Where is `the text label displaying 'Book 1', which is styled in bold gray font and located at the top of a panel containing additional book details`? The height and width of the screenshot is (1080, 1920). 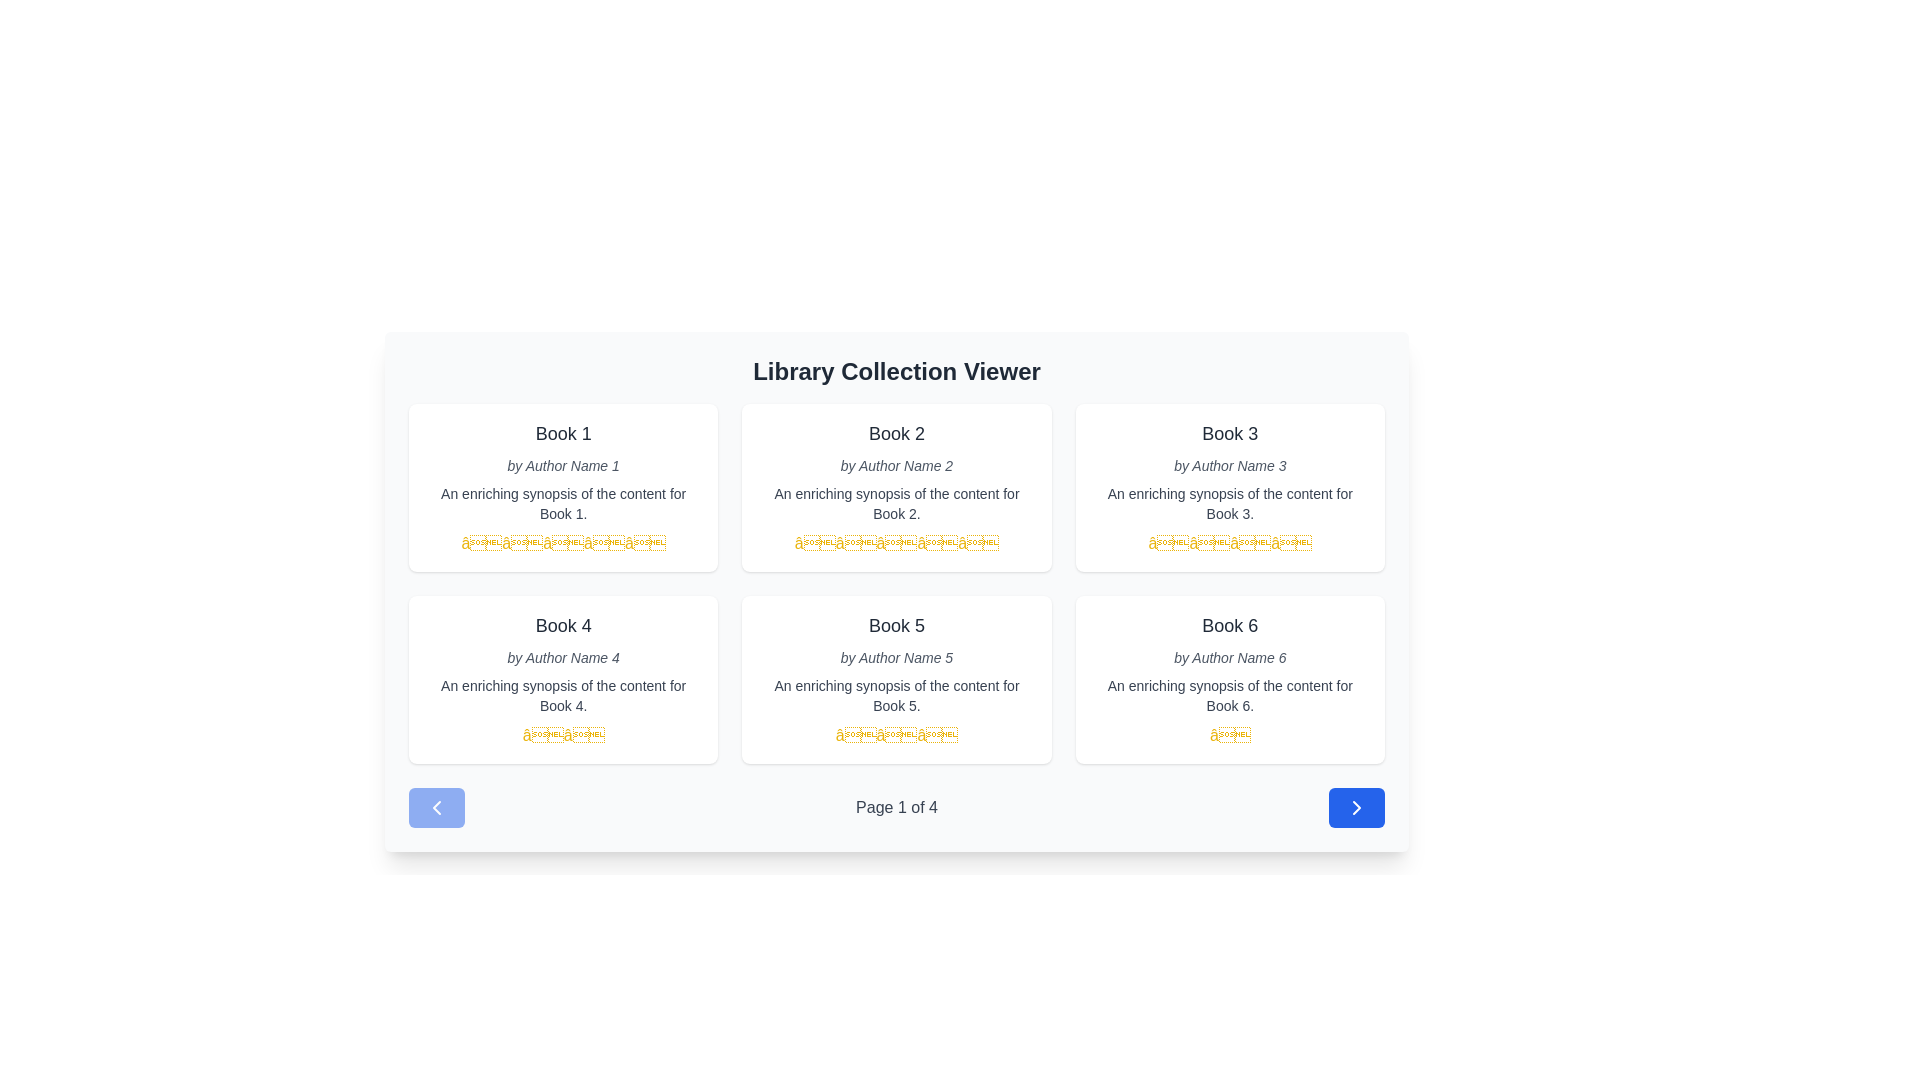 the text label displaying 'Book 1', which is styled in bold gray font and located at the top of a panel containing additional book details is located at coordinates (562, 433).